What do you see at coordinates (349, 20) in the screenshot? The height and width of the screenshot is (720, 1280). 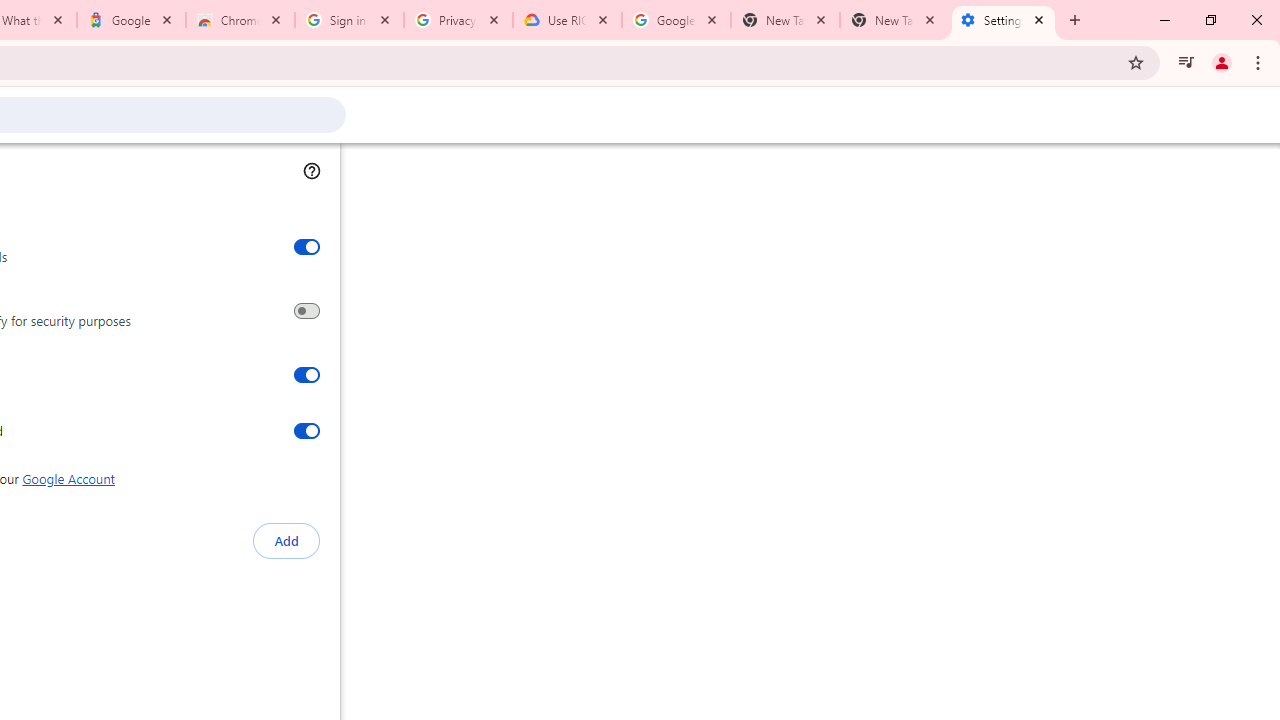 I see `'Sign in - Google Accounts'` at bounding box center [349, 20].